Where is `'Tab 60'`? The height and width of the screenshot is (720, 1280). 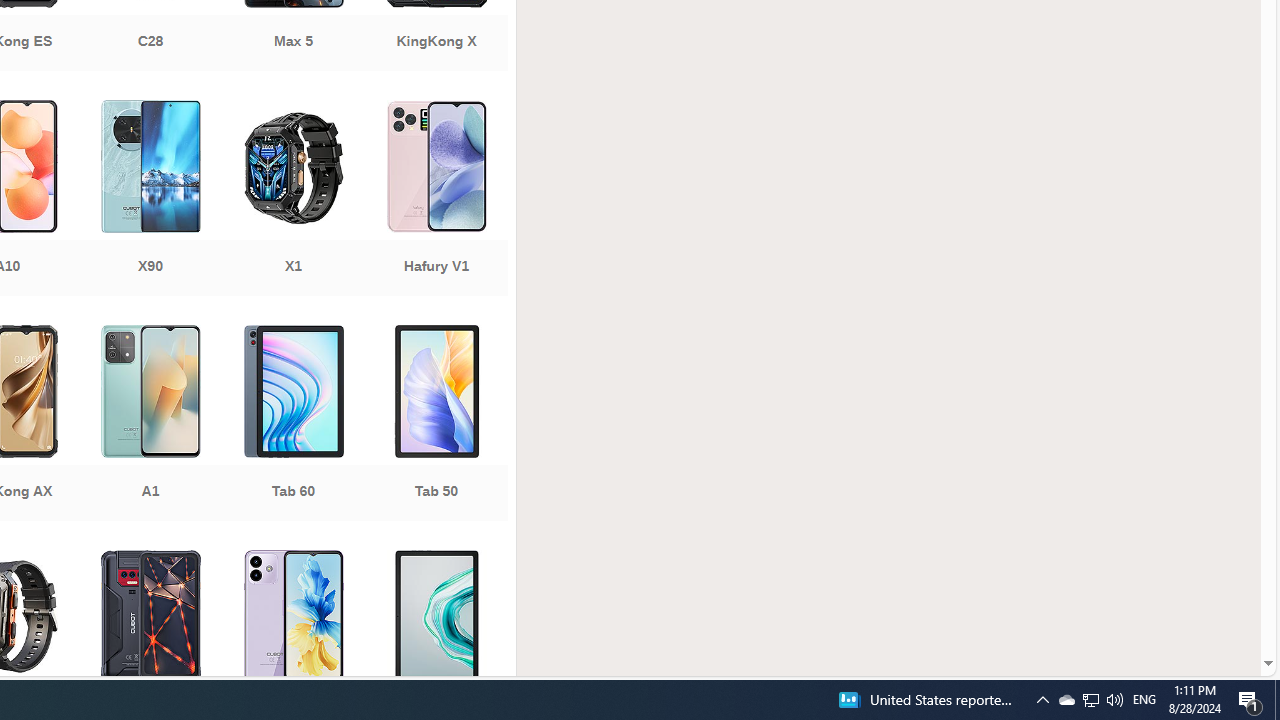
'Tab 60' is located at coordinates (292, 424).